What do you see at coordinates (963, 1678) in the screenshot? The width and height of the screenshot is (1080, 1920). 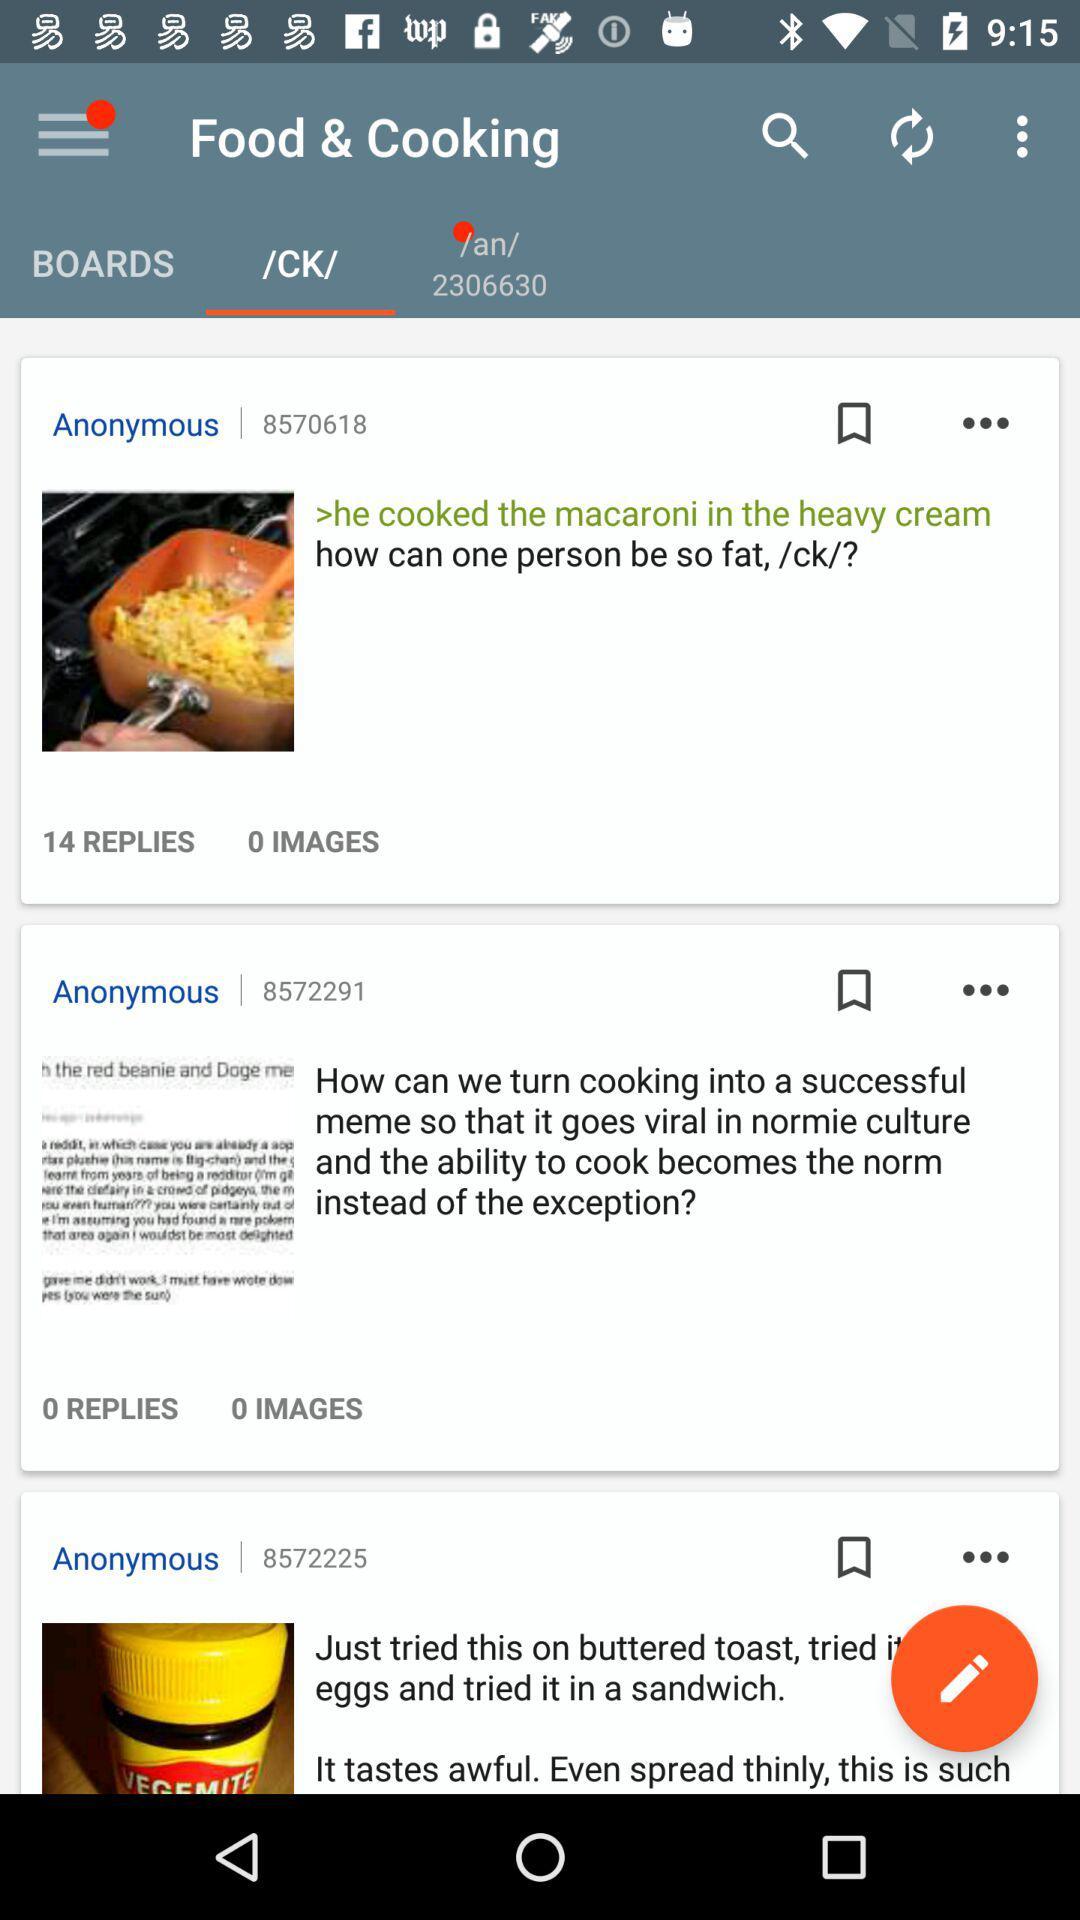 I see `edit option` at bounding box center [963, 1678].